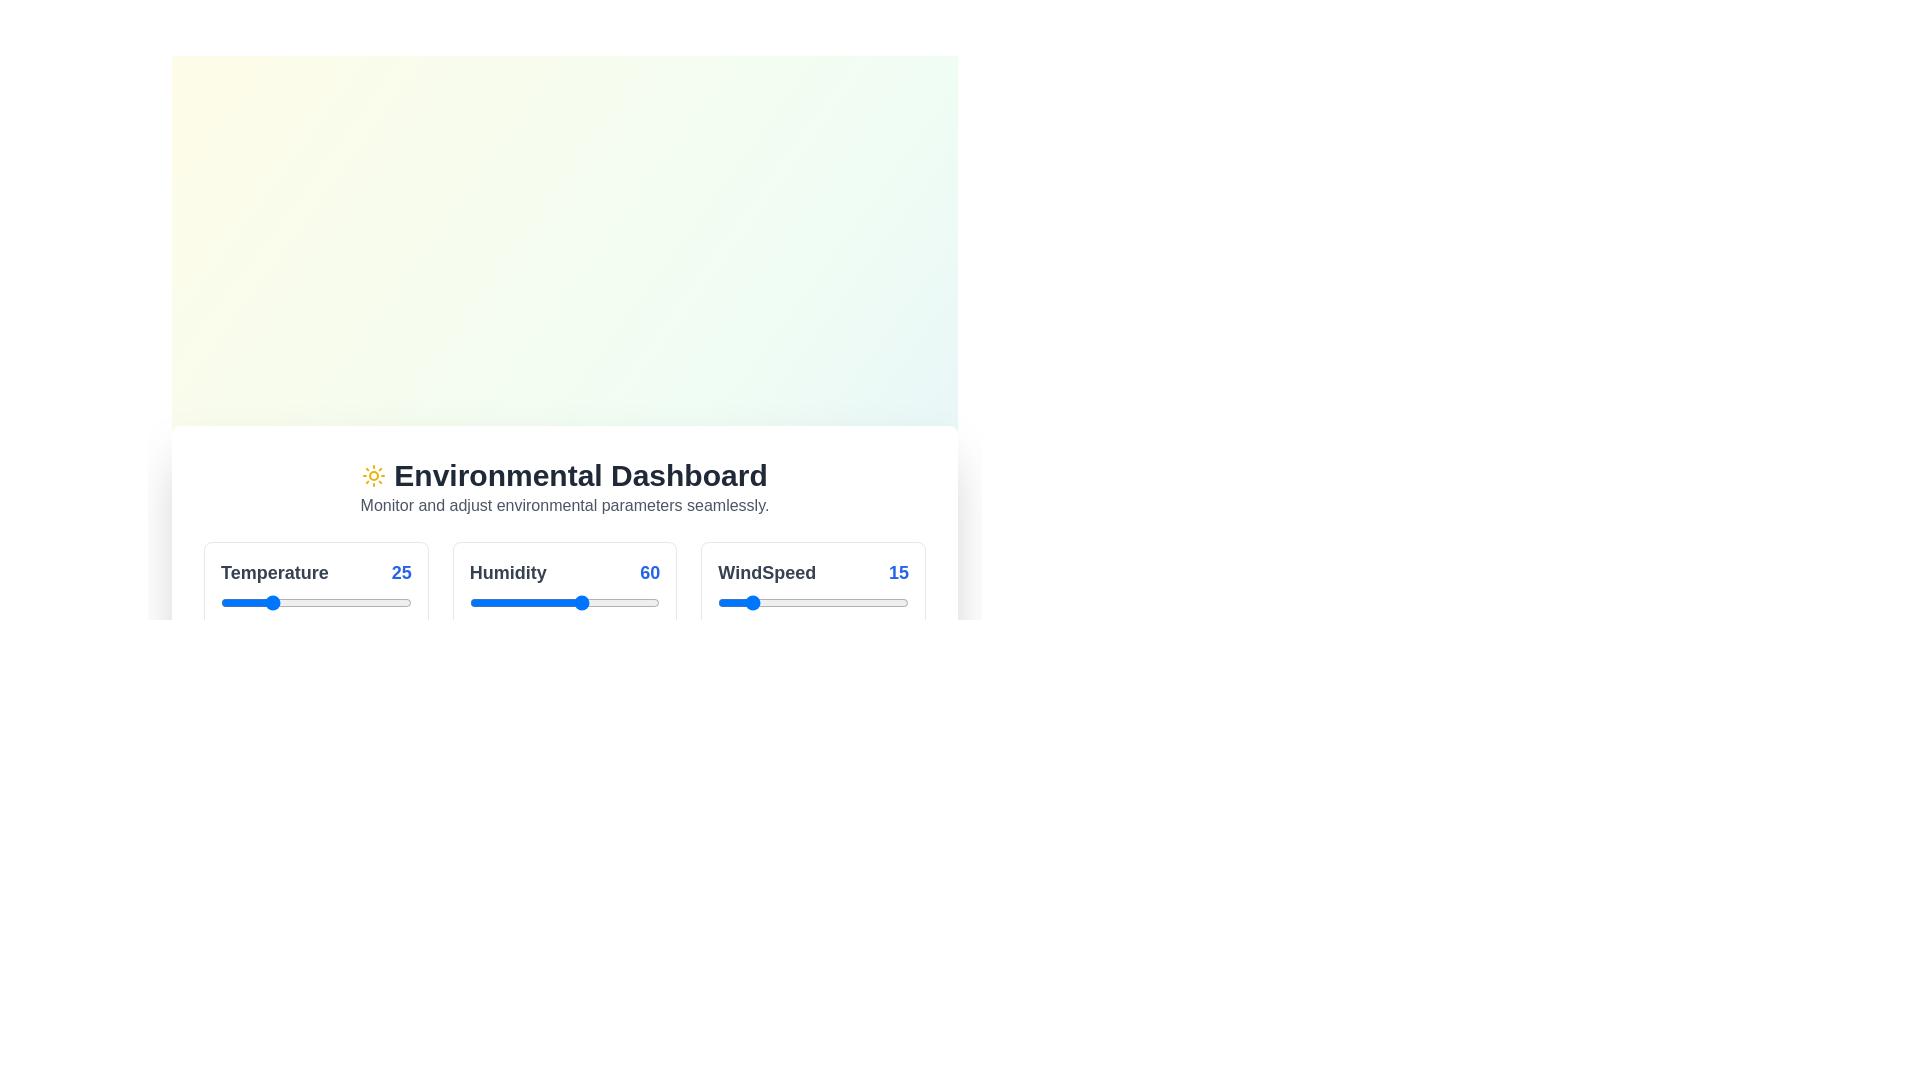 Image resolution: width=1920 pixels, height=1080 pixels. I want to click on the slider, so click(381, 601).